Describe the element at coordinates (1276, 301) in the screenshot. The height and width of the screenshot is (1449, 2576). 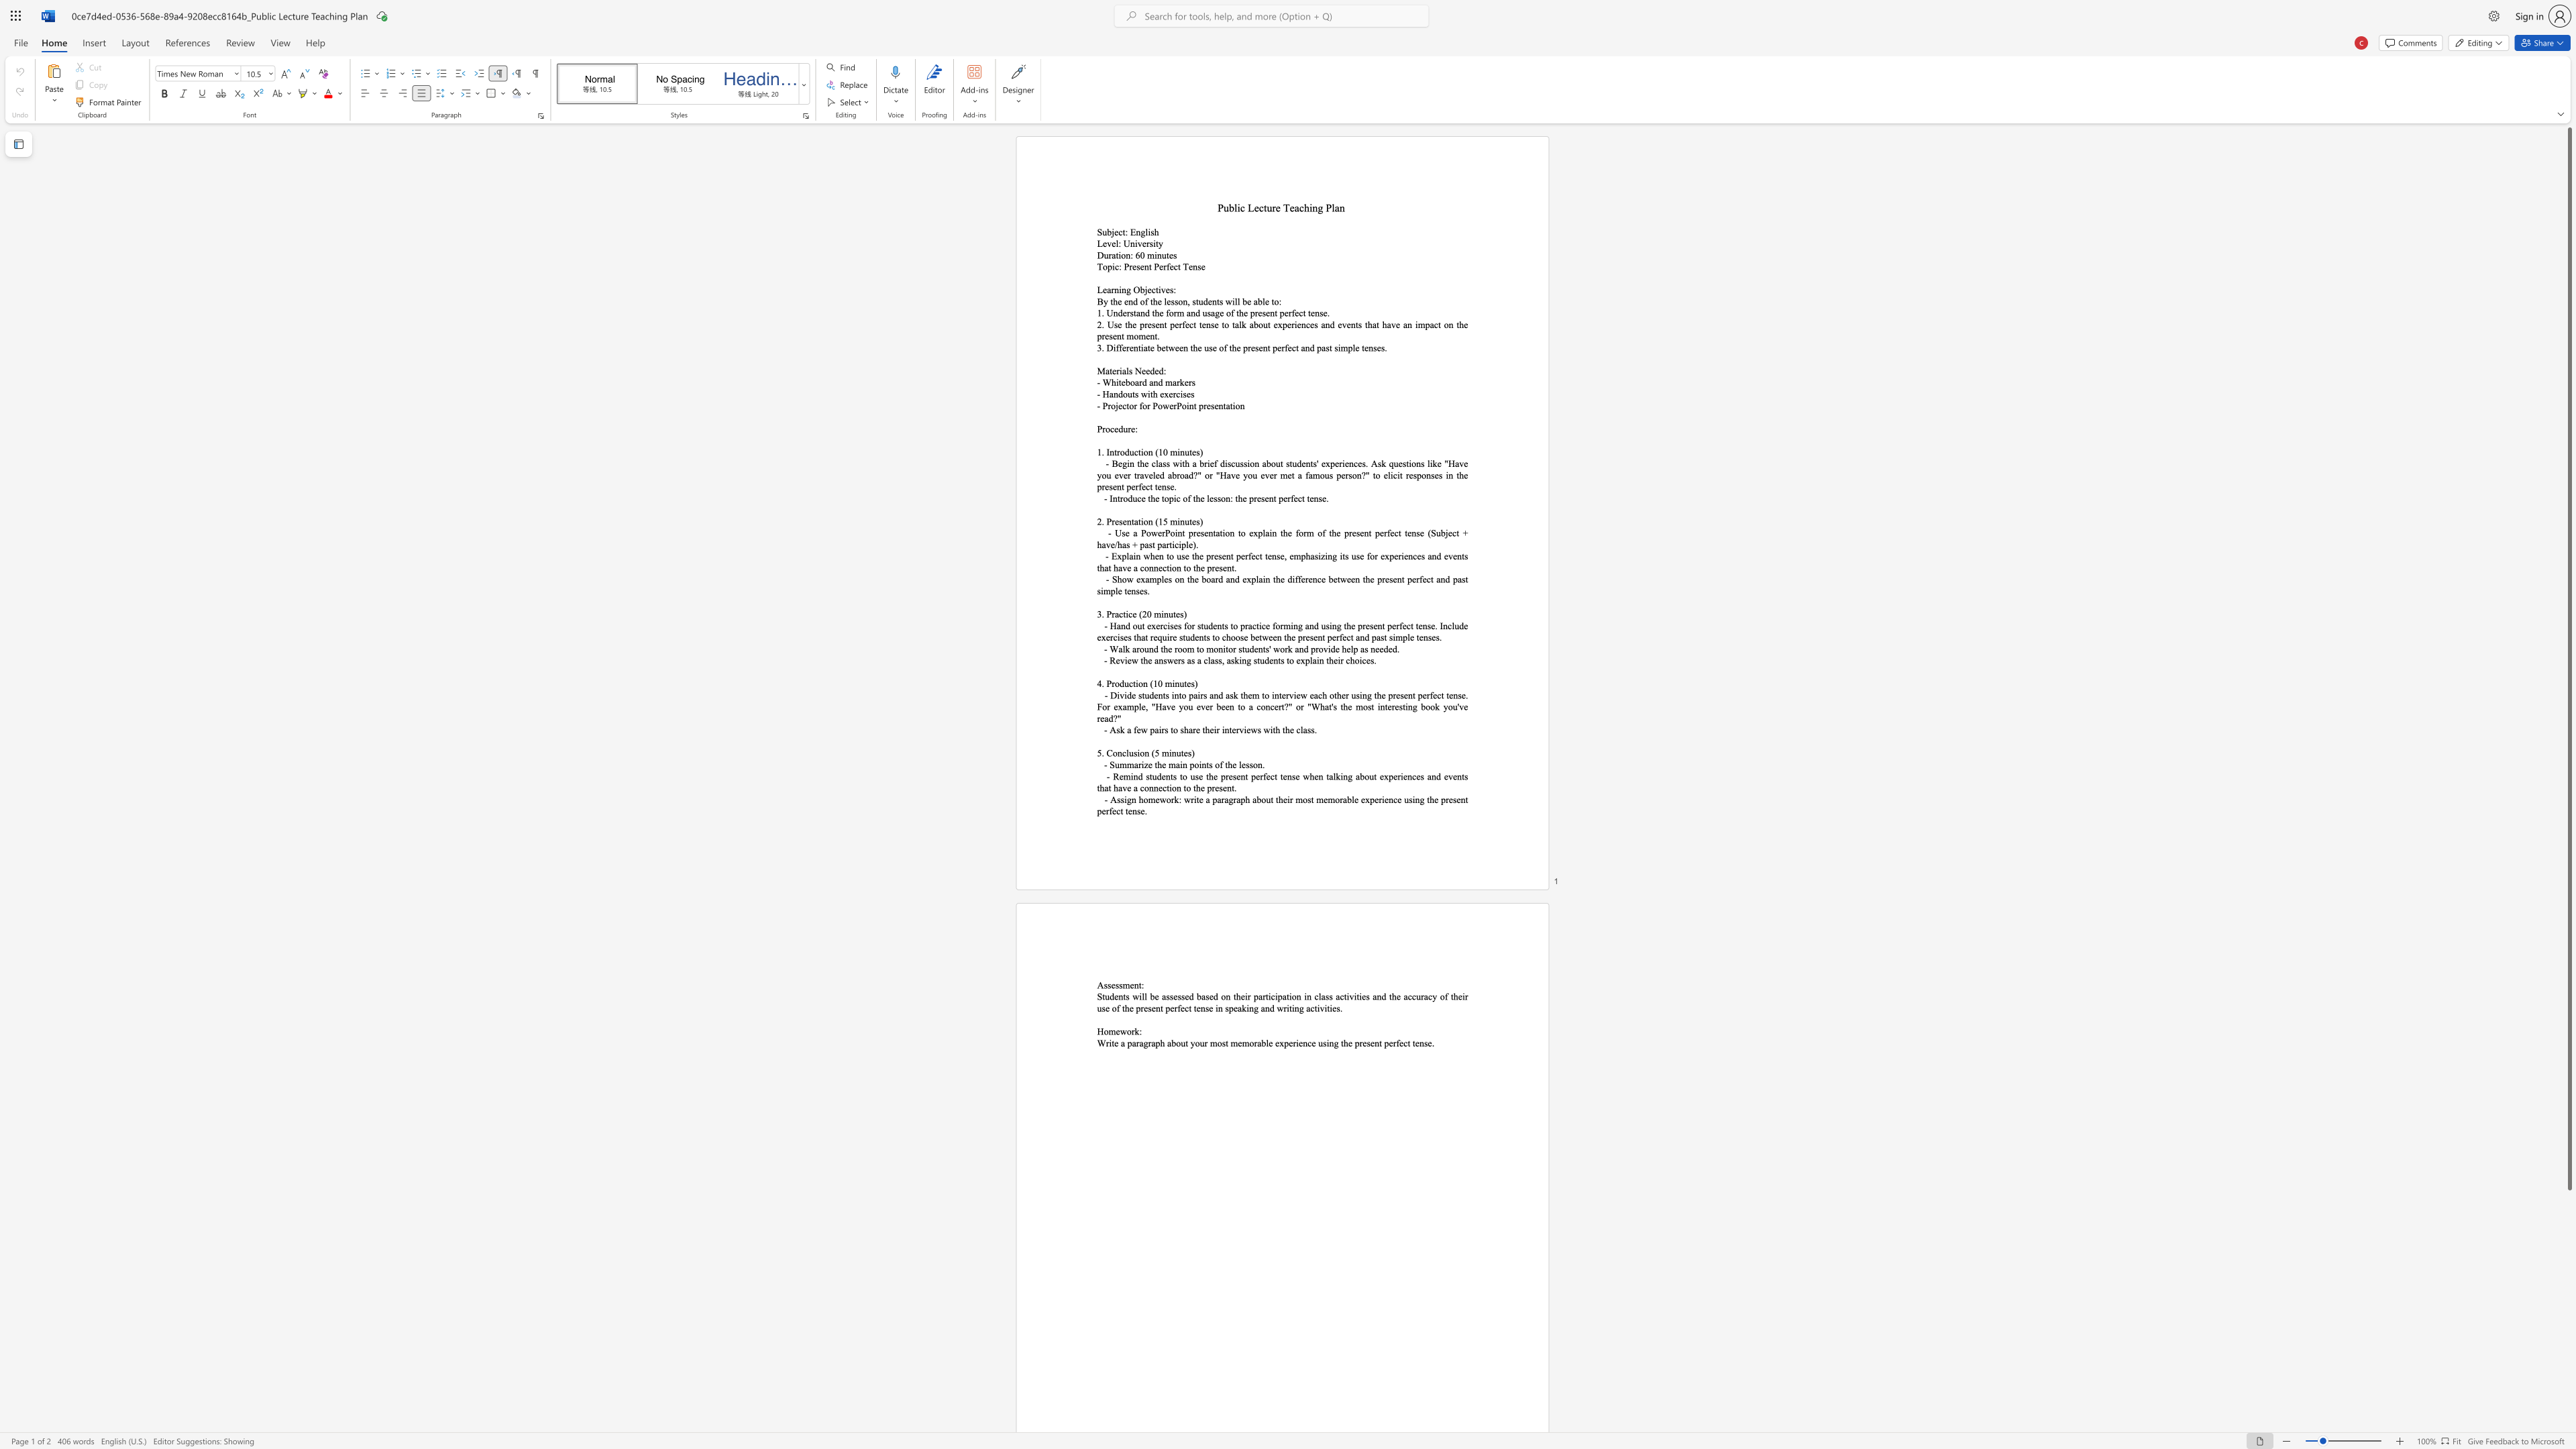
I see `the 3th character "o" in the text` at that location.